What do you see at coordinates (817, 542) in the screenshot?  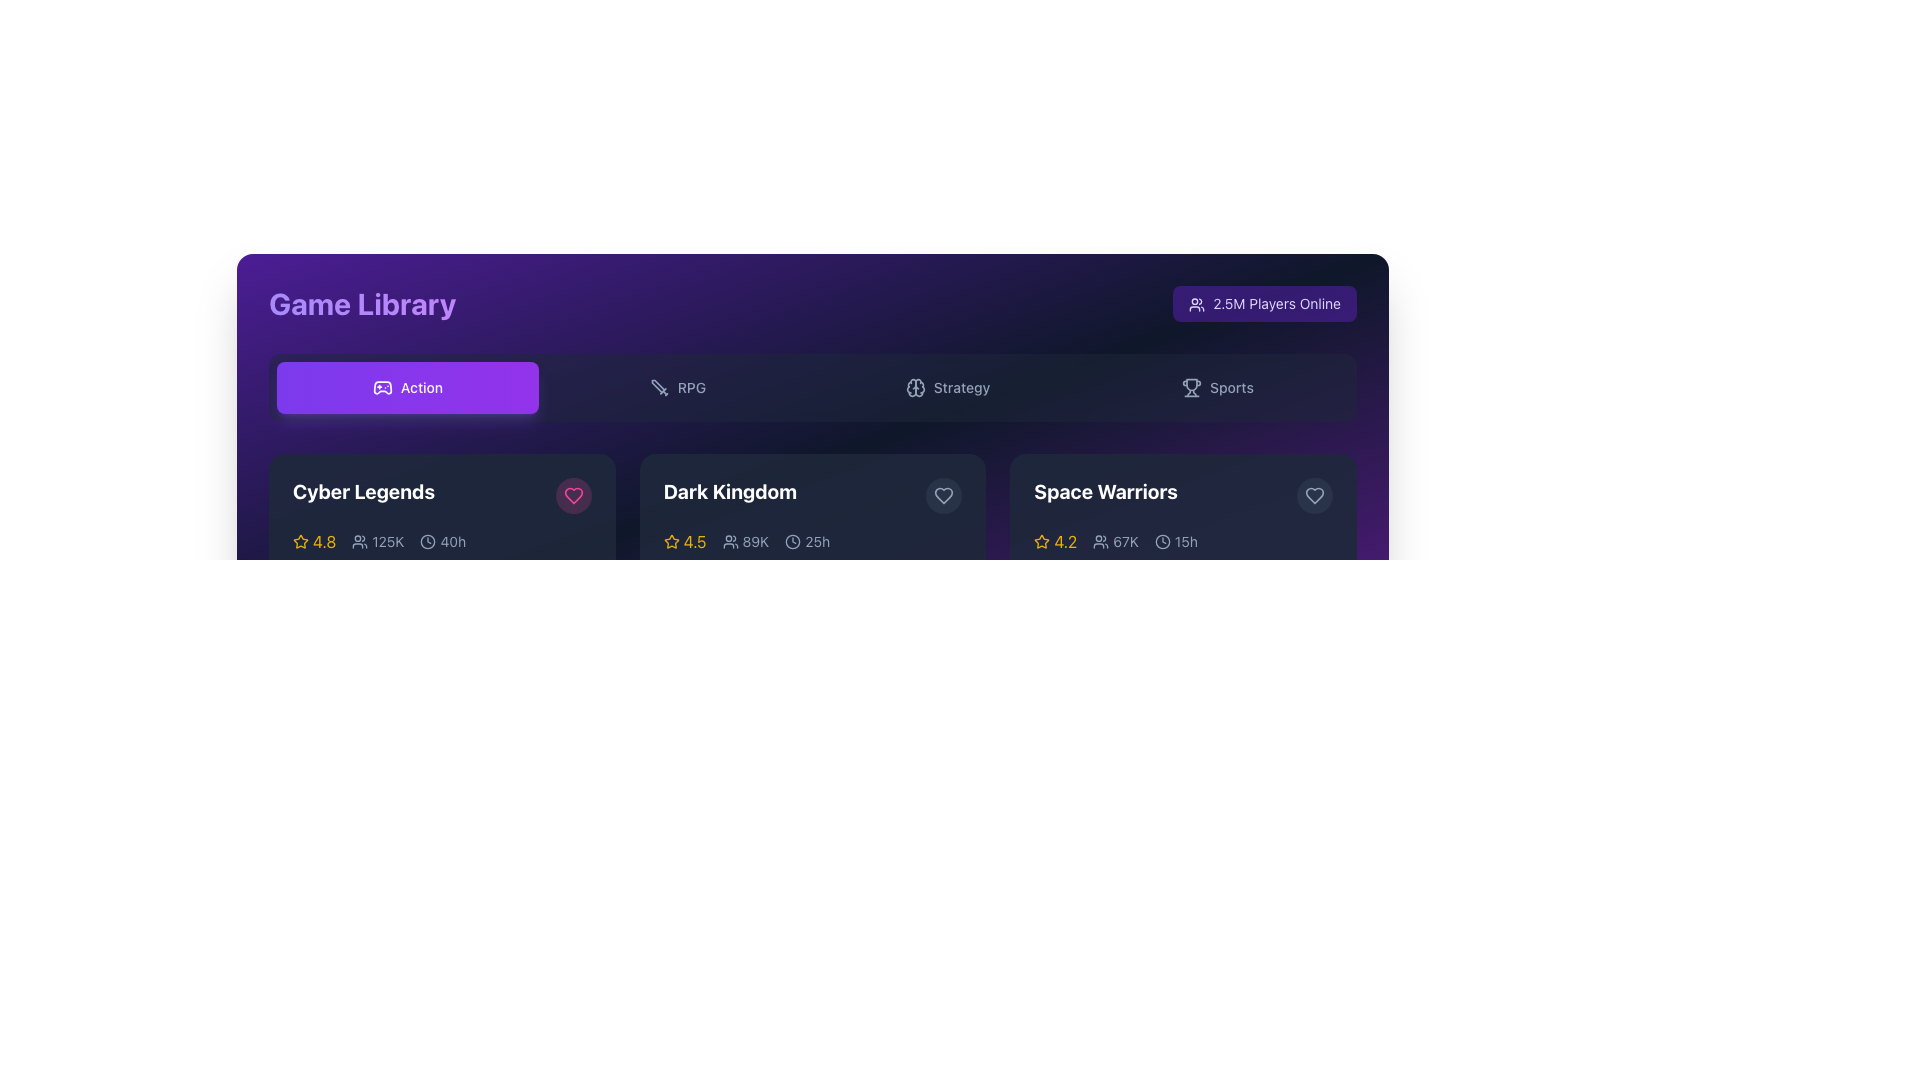 I see `the content of the text label displaying '25h', which is styled in gray and indicates time, located to the right of the clock icon within the game information card for 'Dark Kingdom'` at bounding box center [817, 542].